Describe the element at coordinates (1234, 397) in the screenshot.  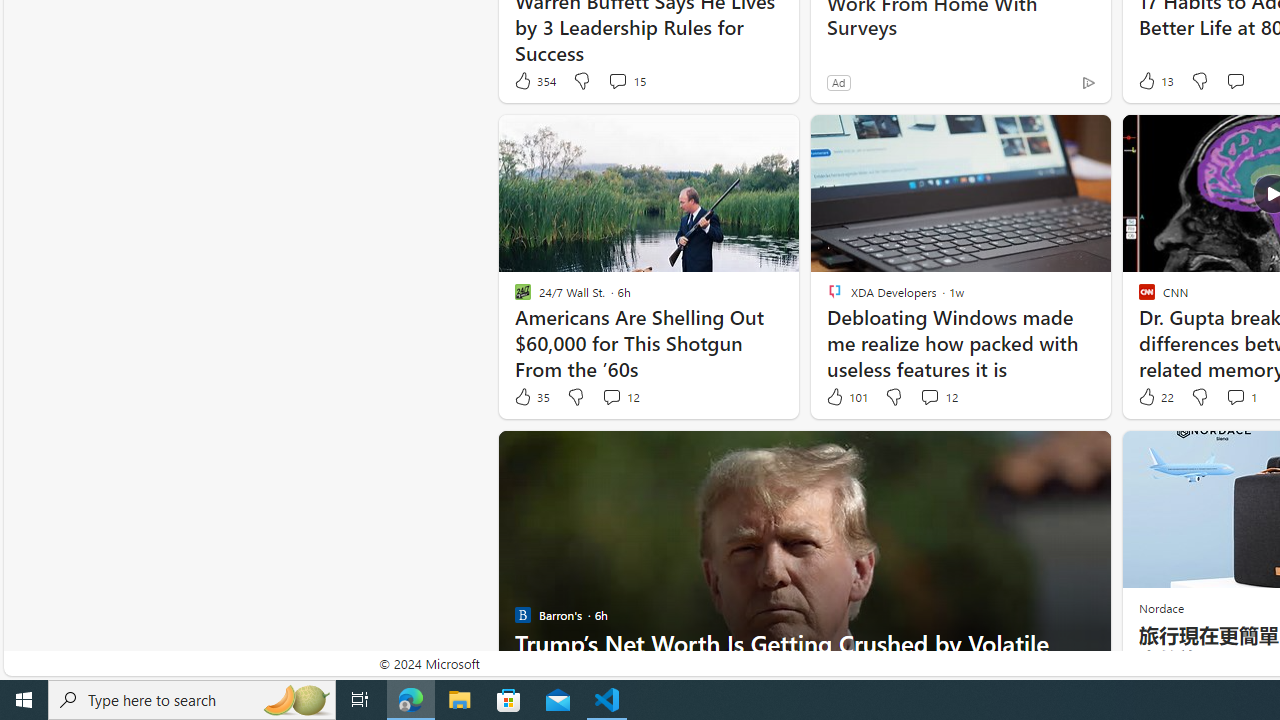
I see `'View comments 1 Comment'` at that location.